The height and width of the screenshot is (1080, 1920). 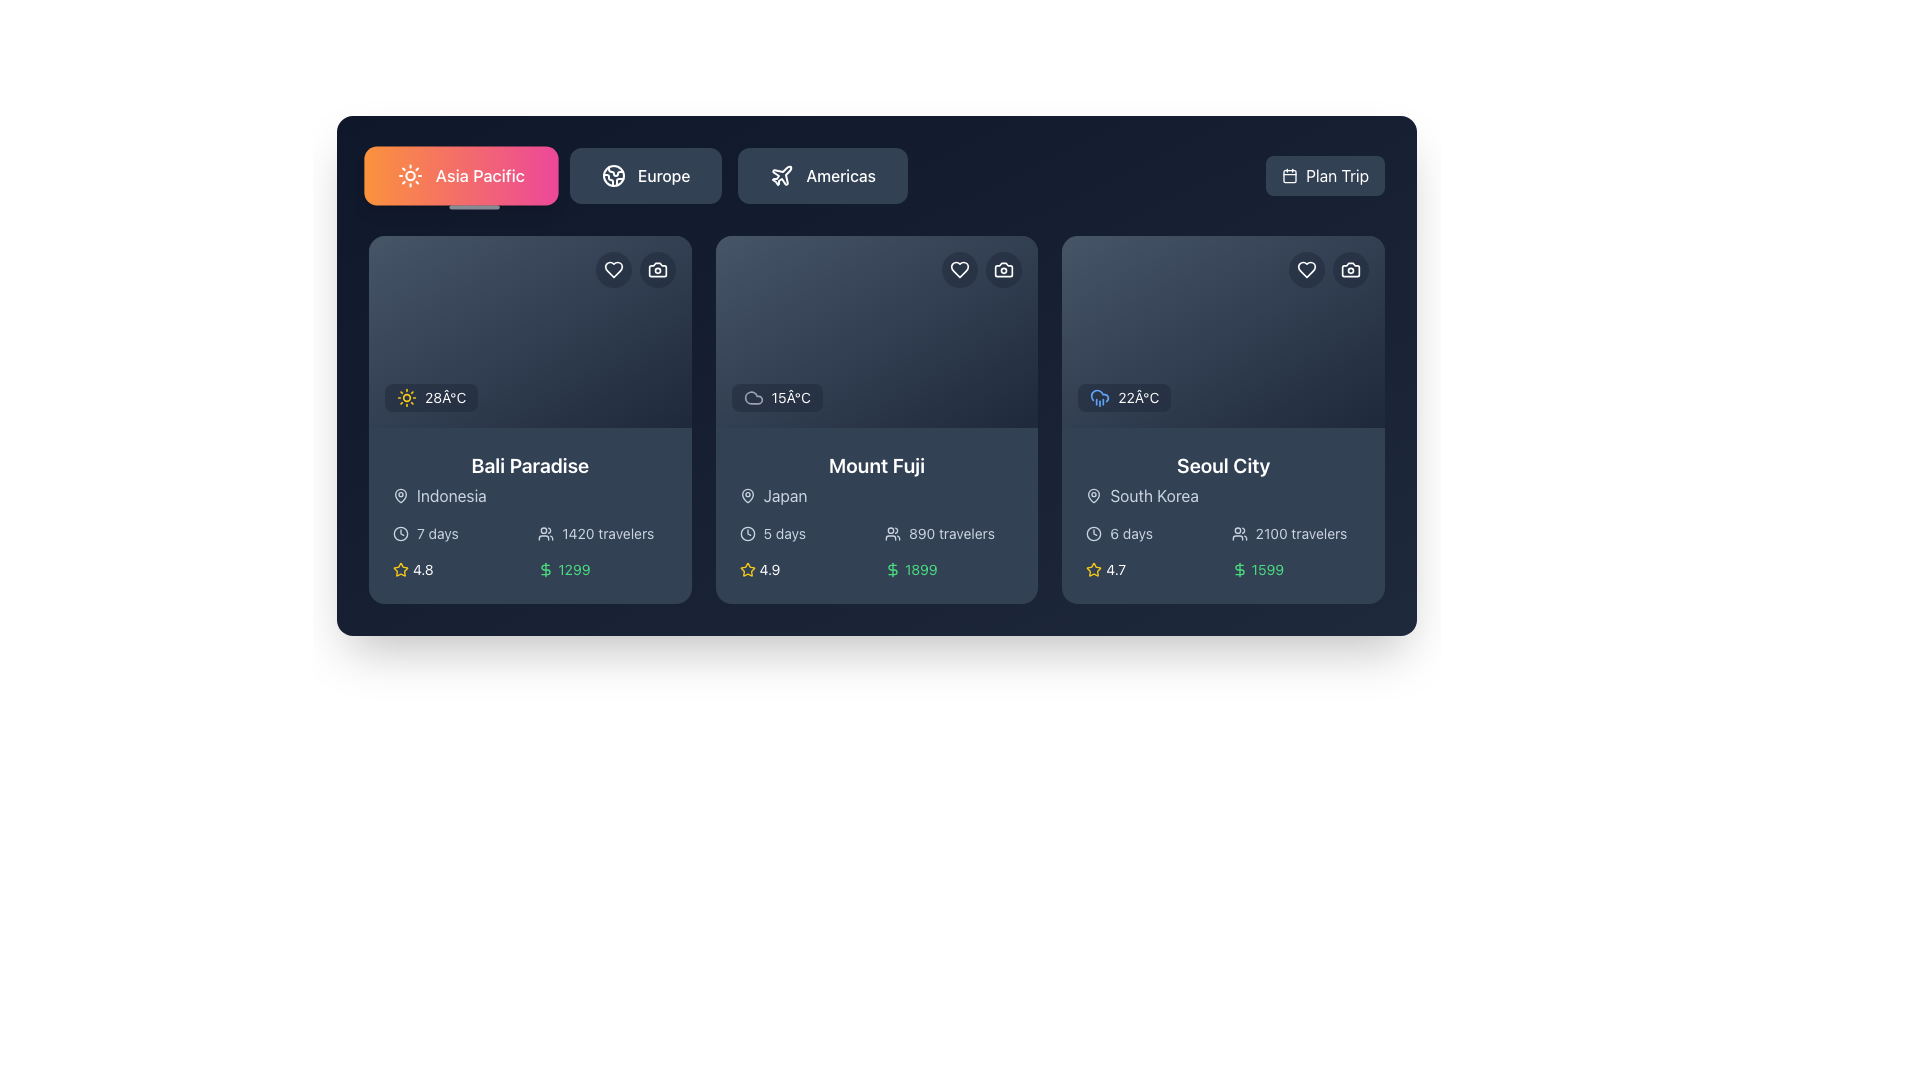 What do you see at coordinates (1222, 551) in the screenshot?
I see `displayed information from the informational panel within the travel package card for 'Seoul City', which shows the duration, number of travelers, star rating, and price` at bounding box center [1222, 551].